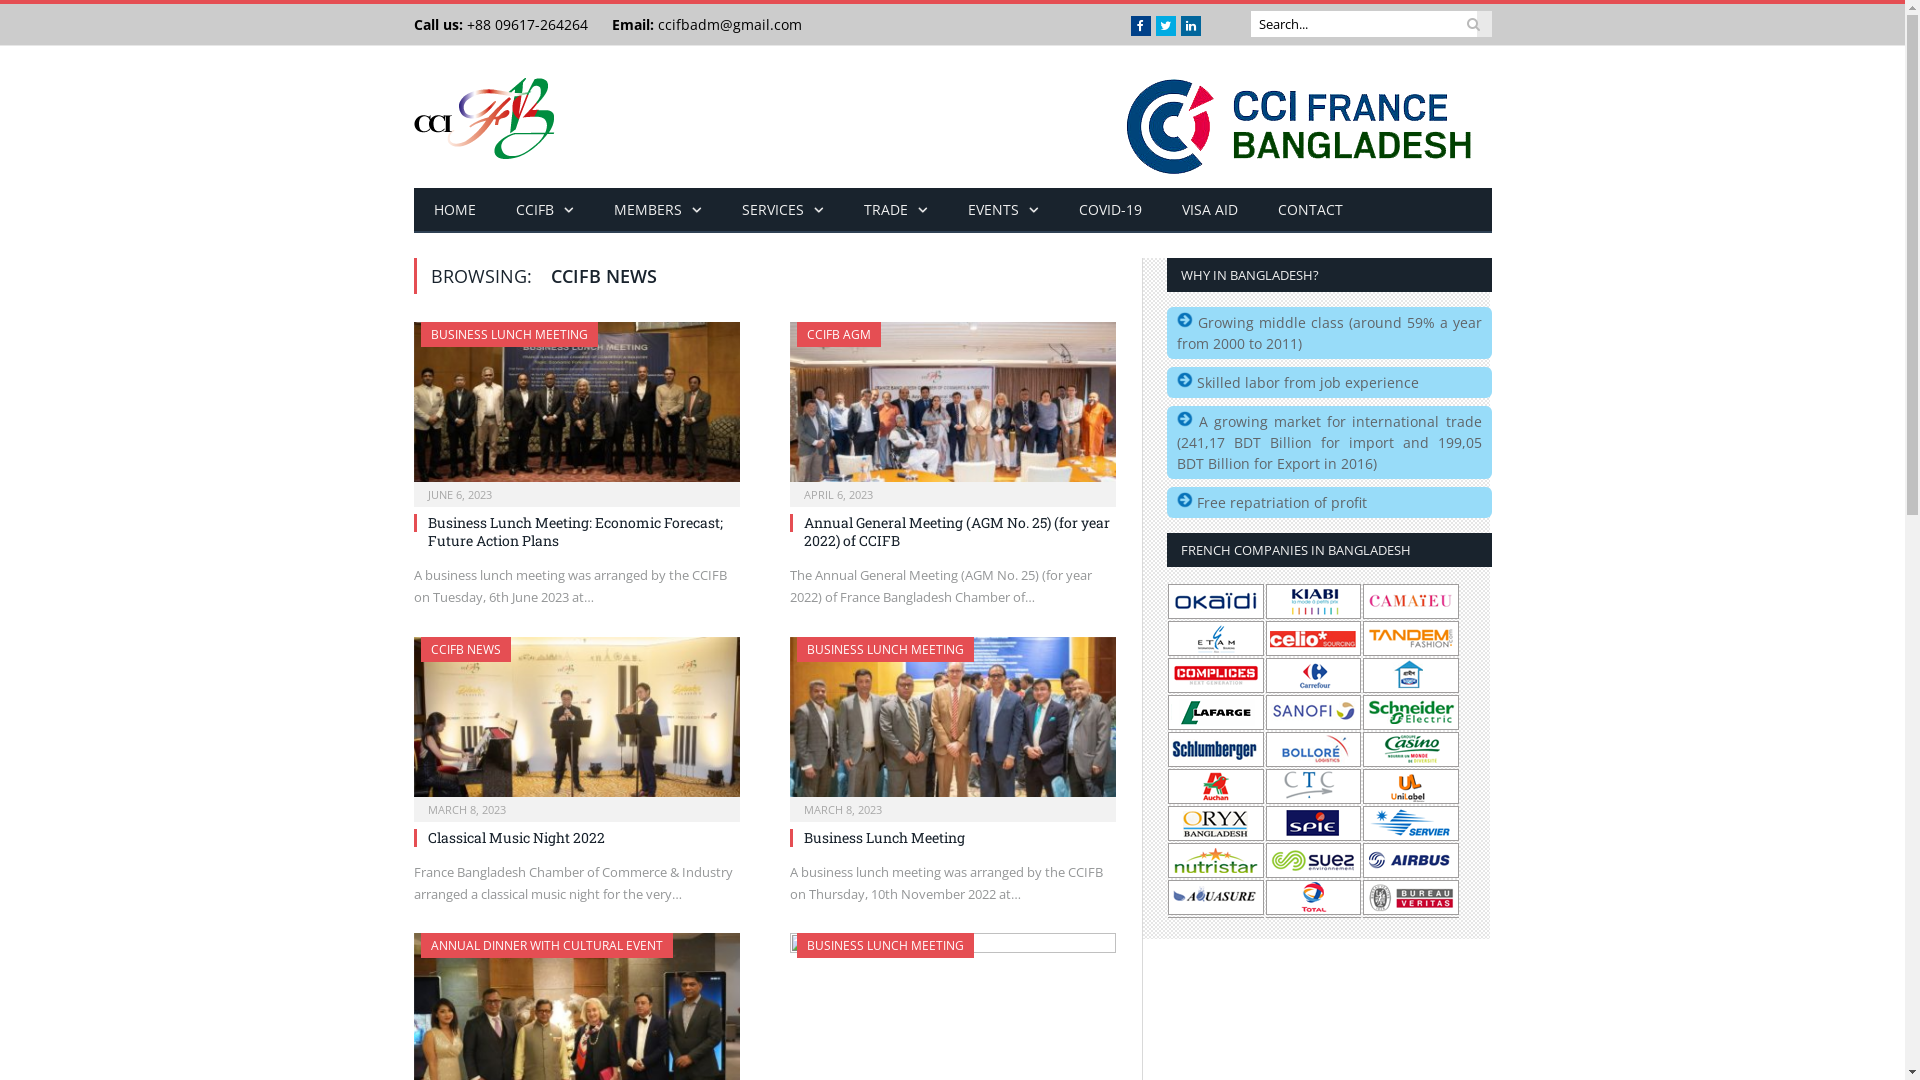 The image size is (1920, 1080). I want to click on 'SERVICES', so click(781, 210).